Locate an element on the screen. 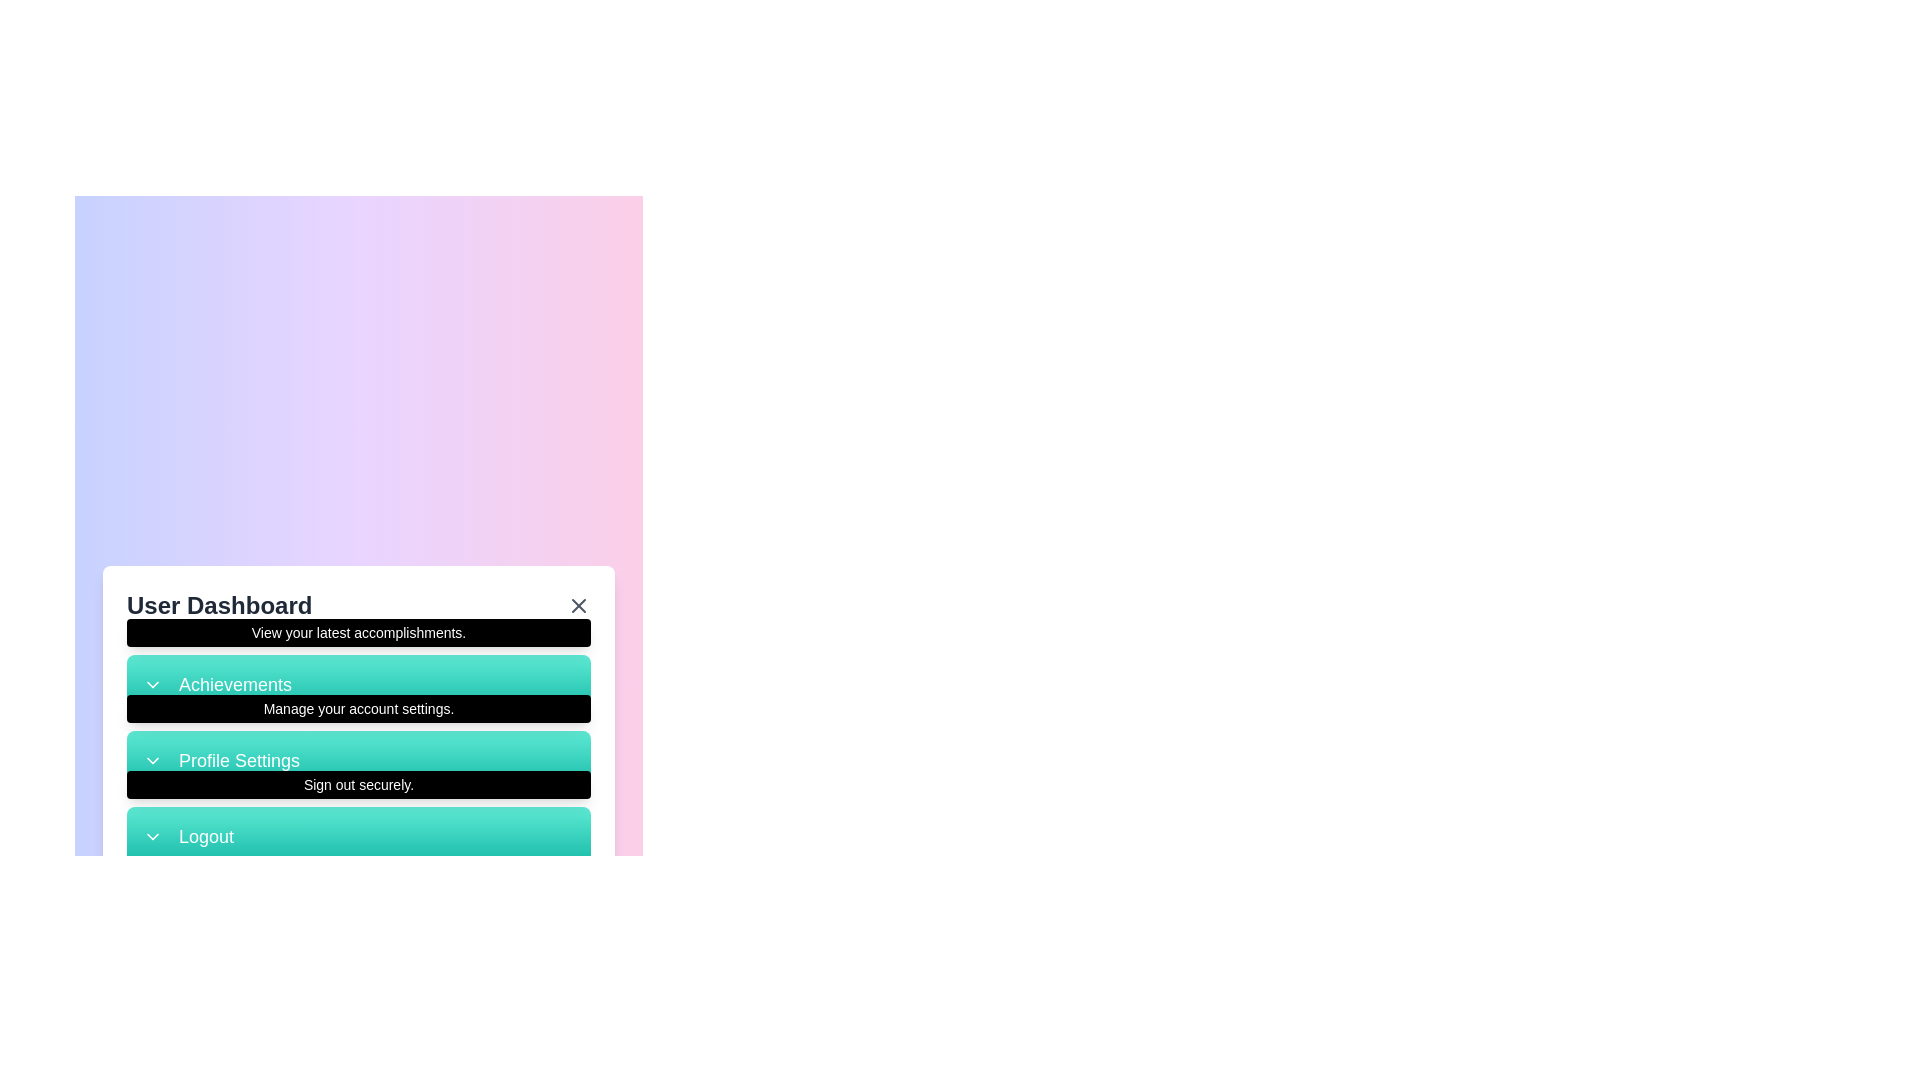  the downward-pointing chevron icon with a thin white stroke in the 'Profile Settings' section is located at coordinates (152, 759).